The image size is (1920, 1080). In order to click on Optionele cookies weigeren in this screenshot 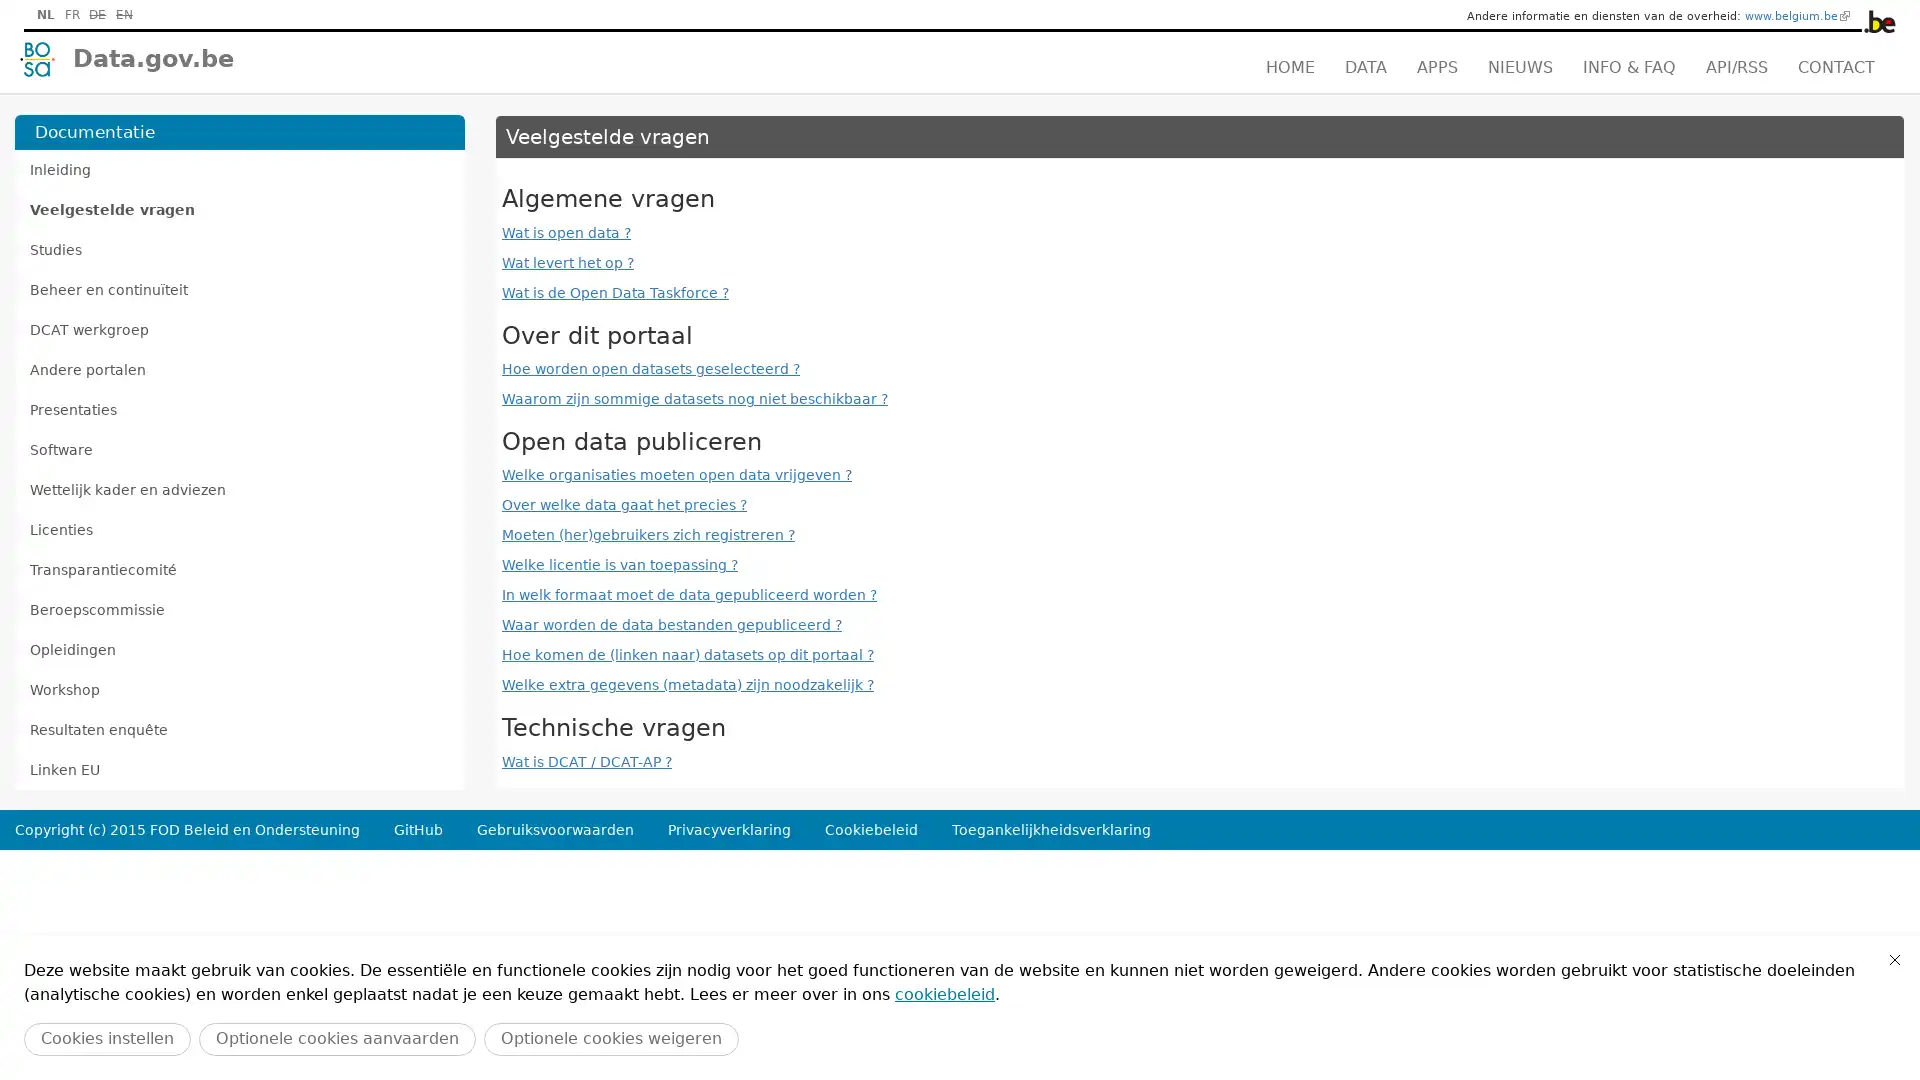, I will do `click(610, 1038)`.